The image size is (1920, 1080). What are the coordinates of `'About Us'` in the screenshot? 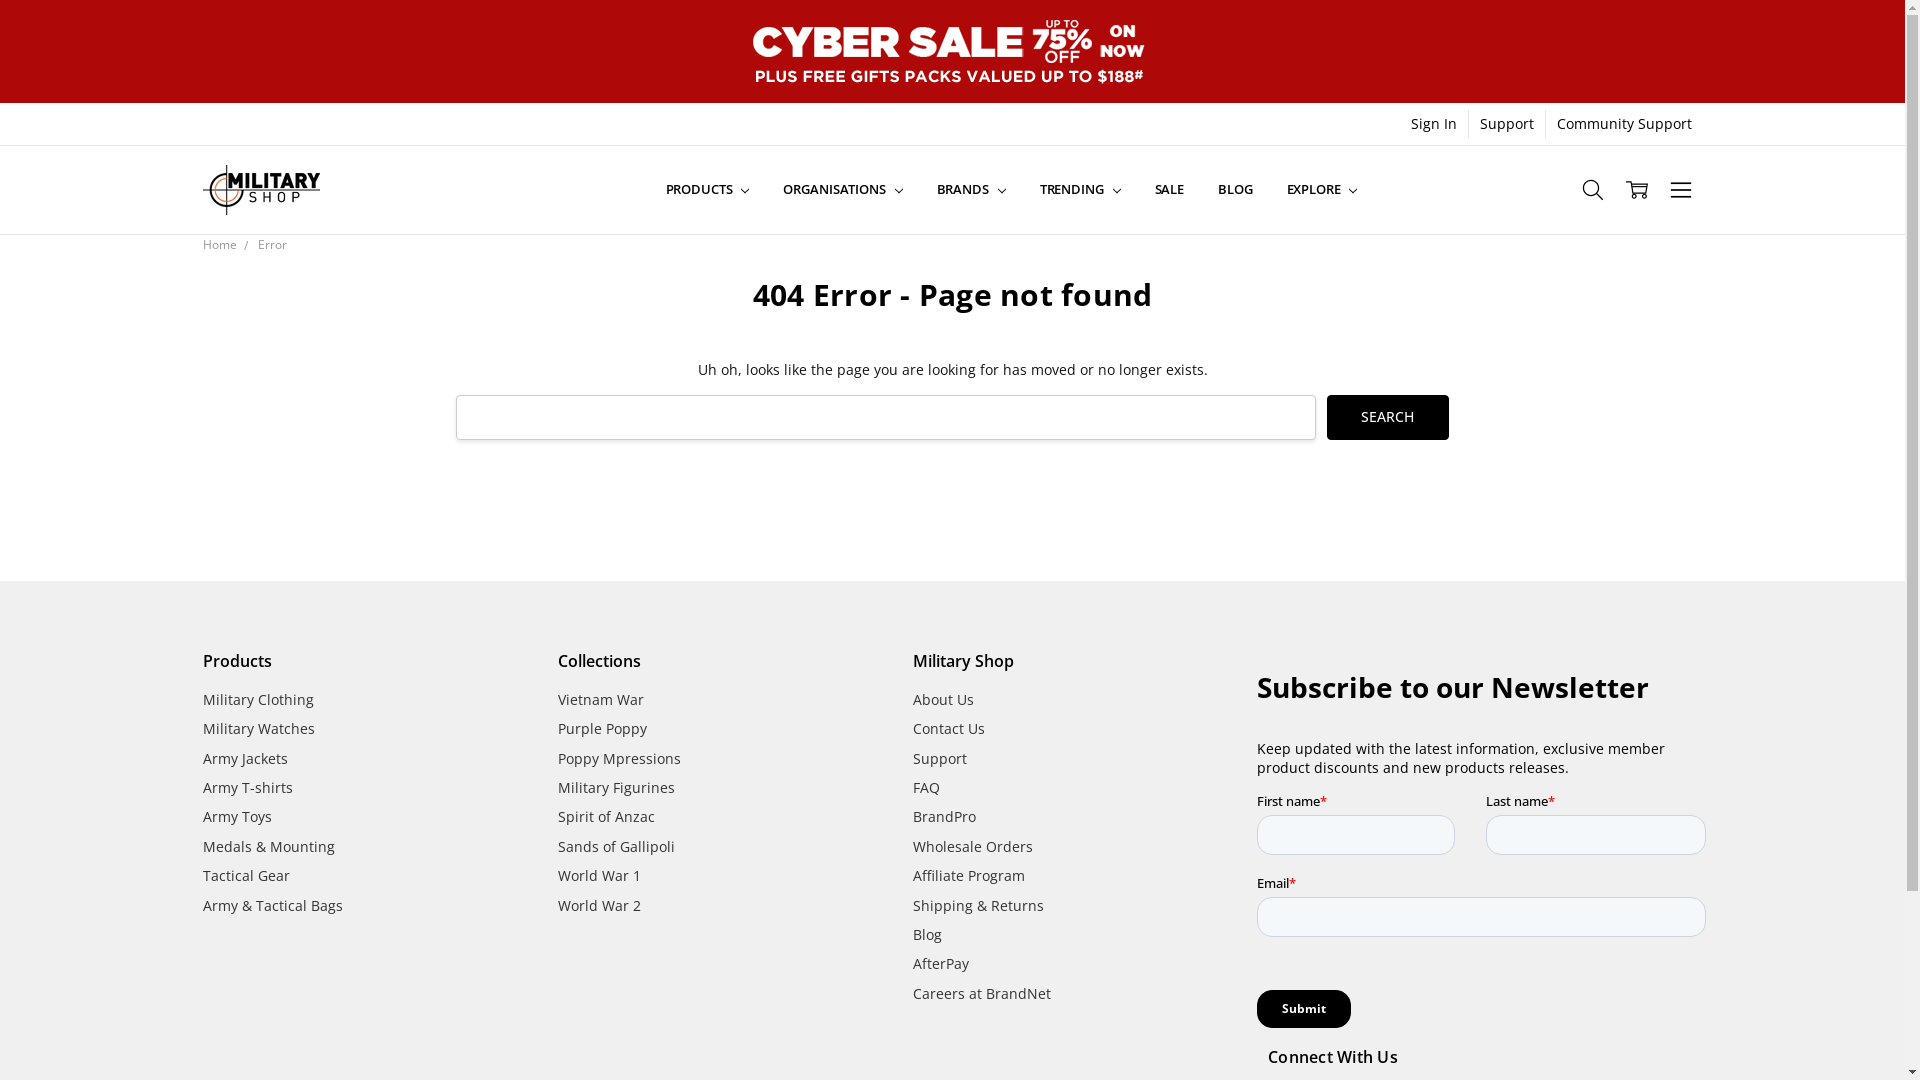 It's located at (911, 698).